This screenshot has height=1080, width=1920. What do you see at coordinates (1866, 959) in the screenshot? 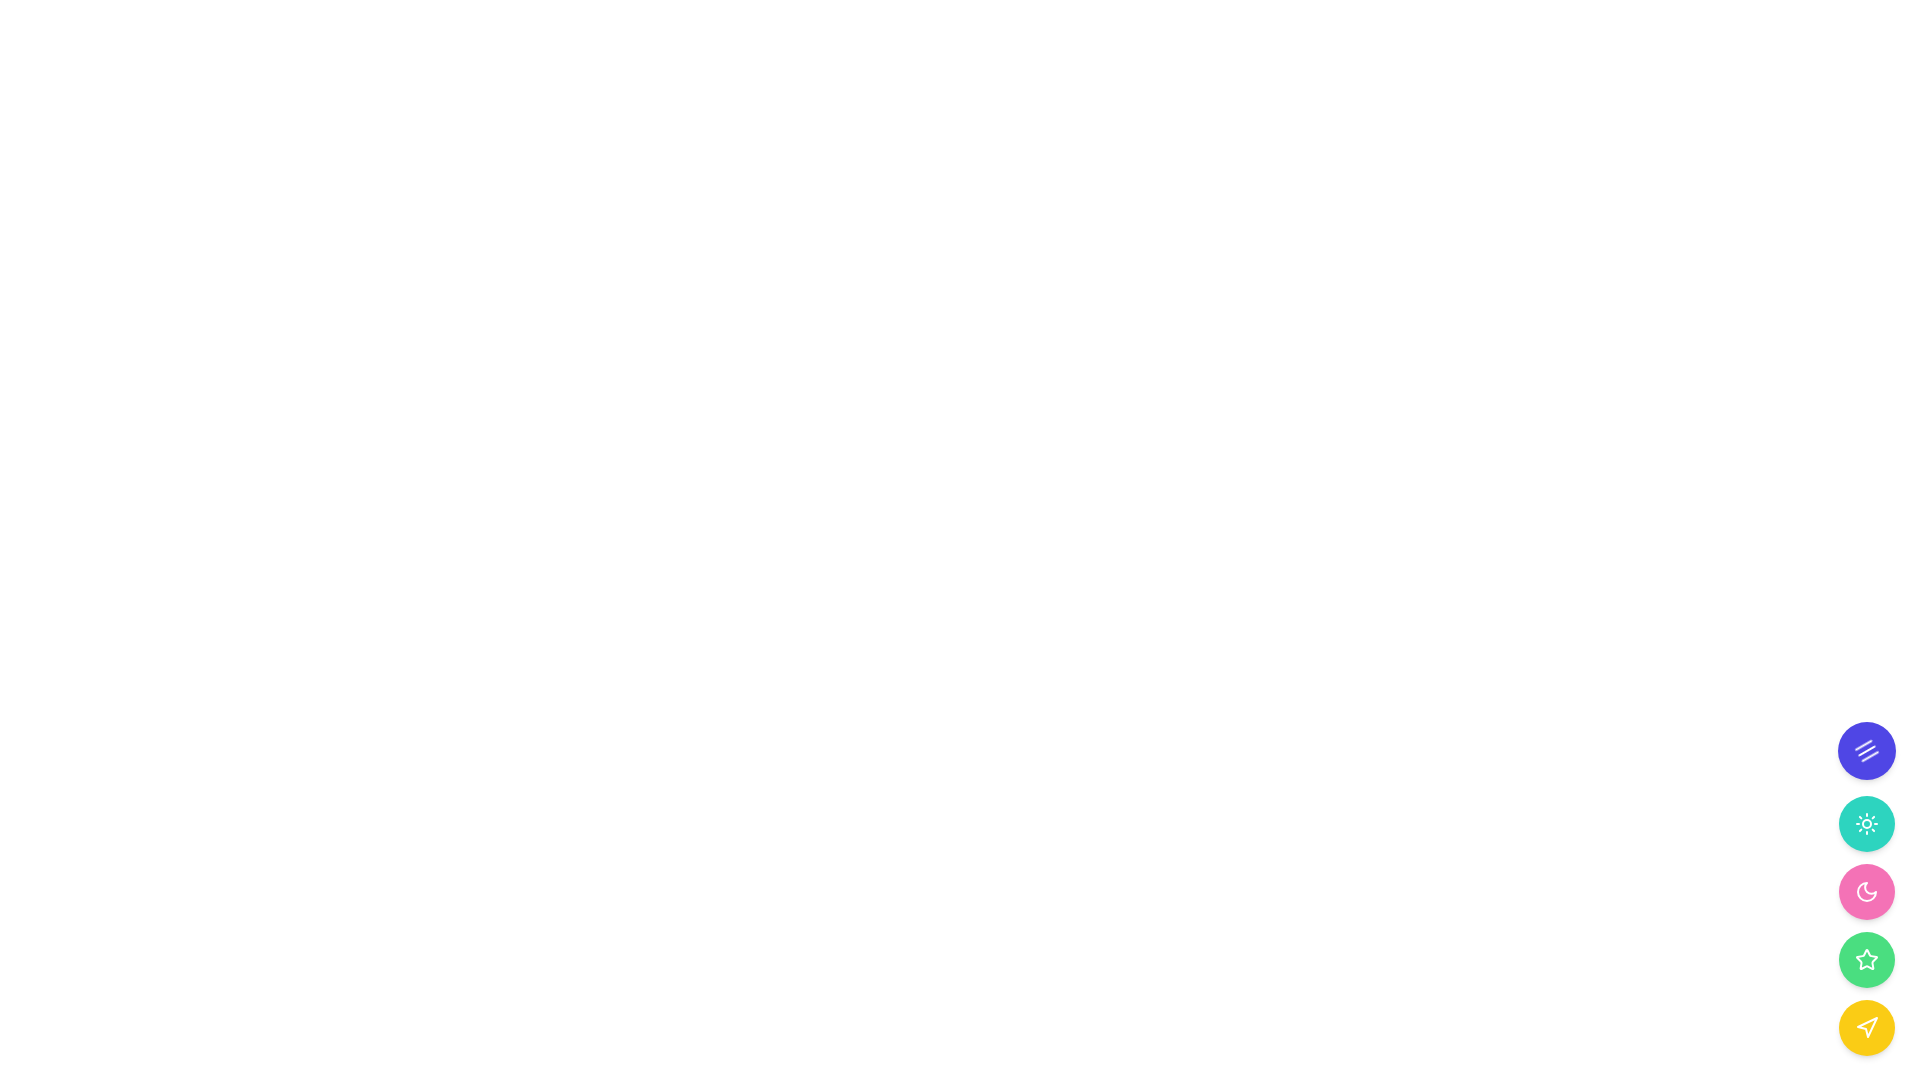
I see `the green round button with a white star icon, positioned fourth from the top in a vertical group of buttons on the right edge of the interface` at bounding box center [1866, 959].